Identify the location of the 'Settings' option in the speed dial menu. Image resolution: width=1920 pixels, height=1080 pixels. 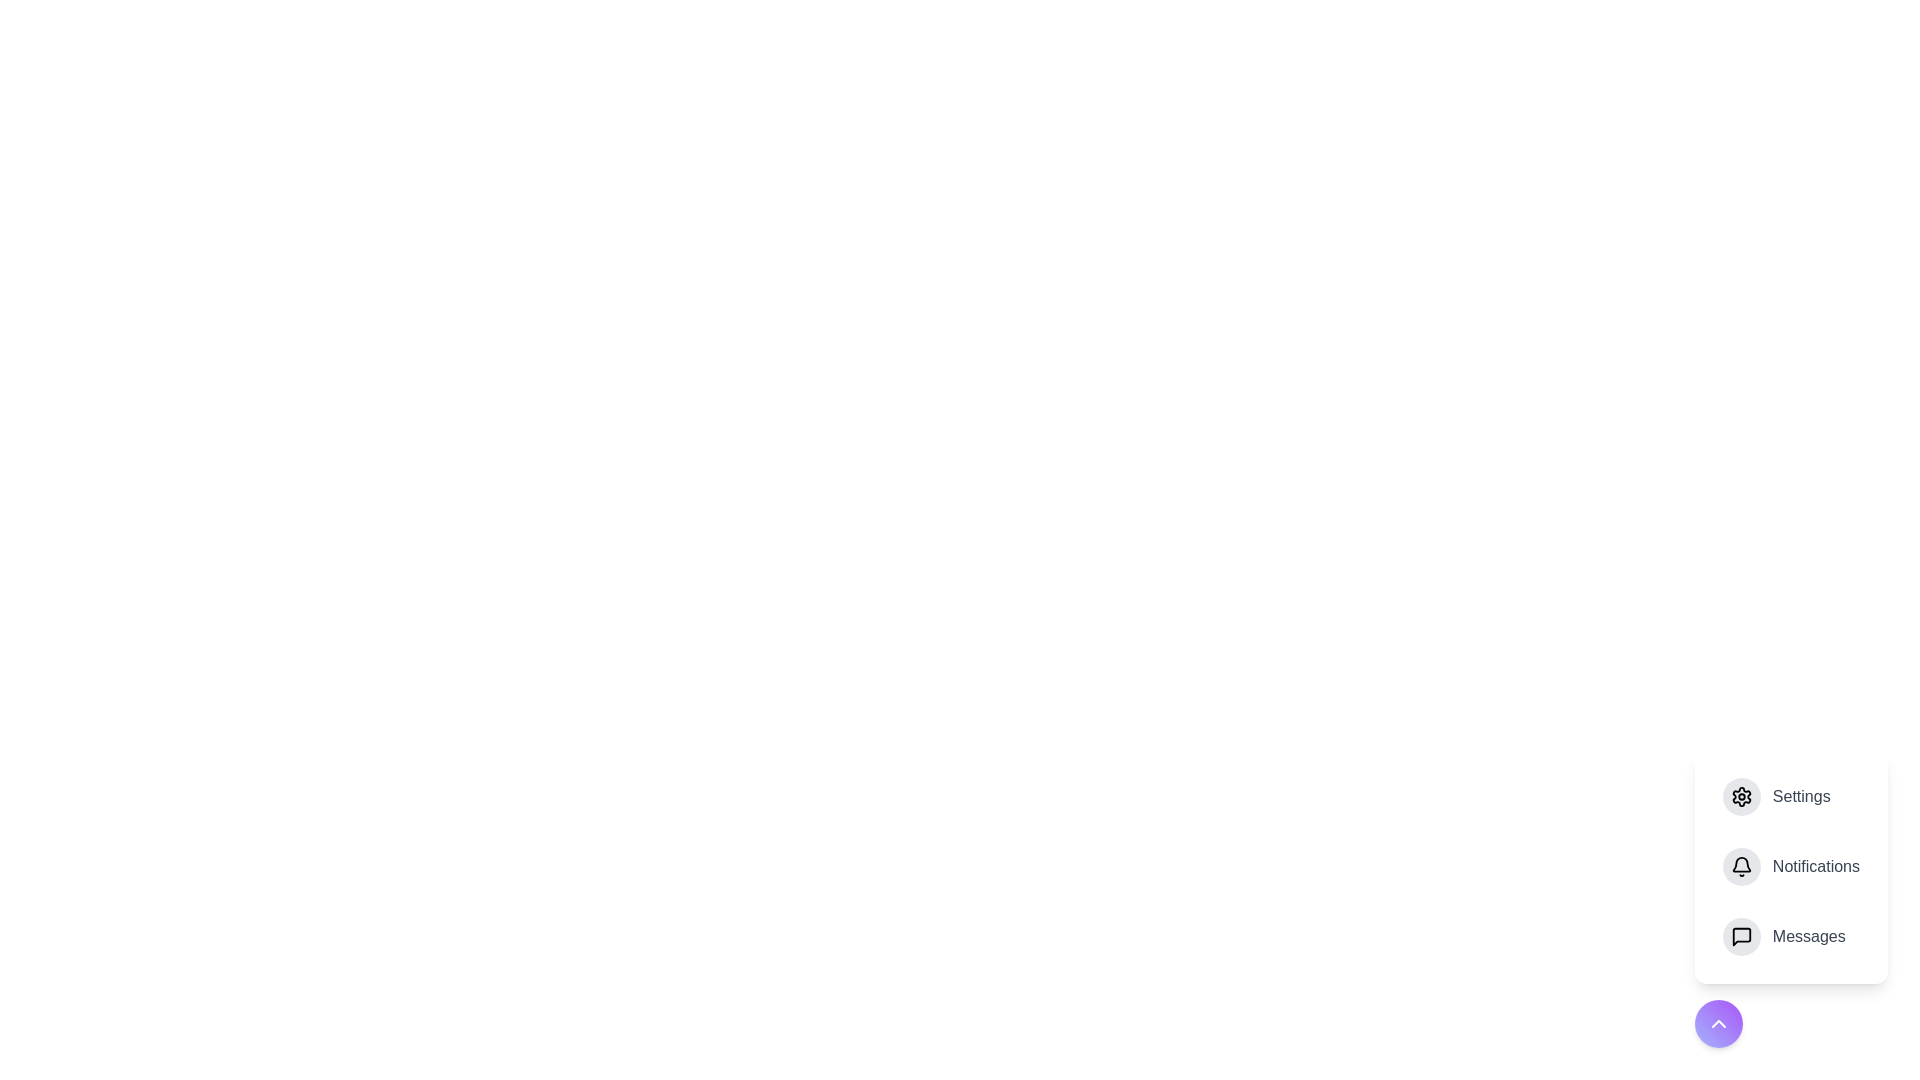
(1776, 796).